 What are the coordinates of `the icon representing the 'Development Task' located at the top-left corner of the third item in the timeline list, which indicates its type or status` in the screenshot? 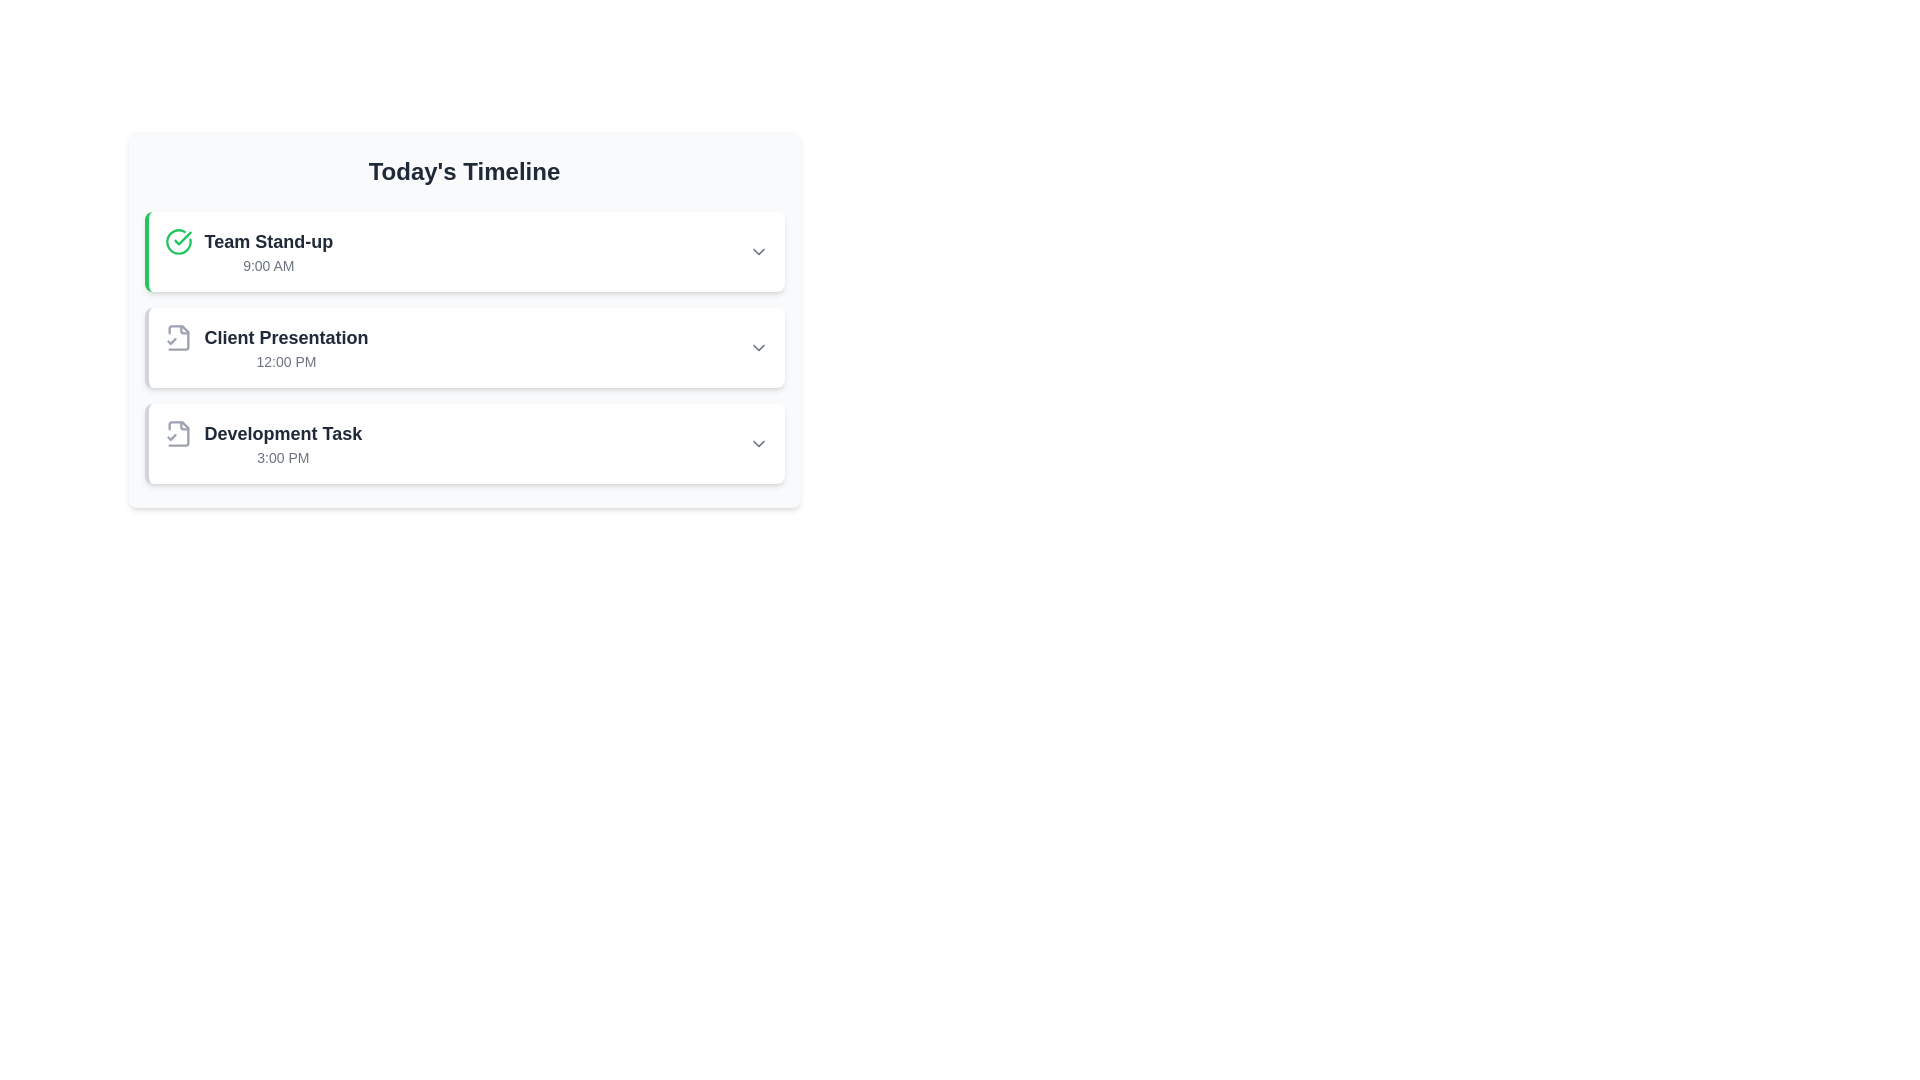 It's located at (178, 433).